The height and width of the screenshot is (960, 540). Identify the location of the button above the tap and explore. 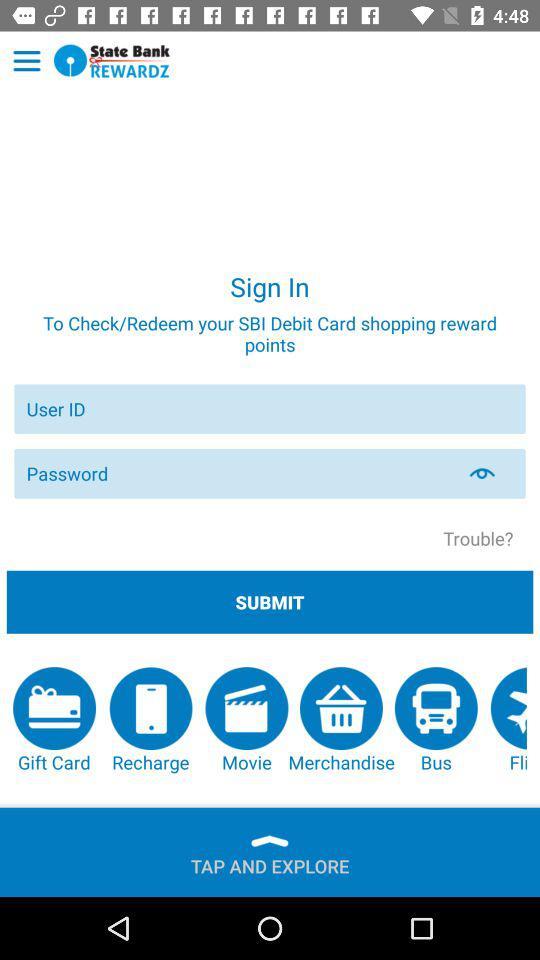
(340, 720).